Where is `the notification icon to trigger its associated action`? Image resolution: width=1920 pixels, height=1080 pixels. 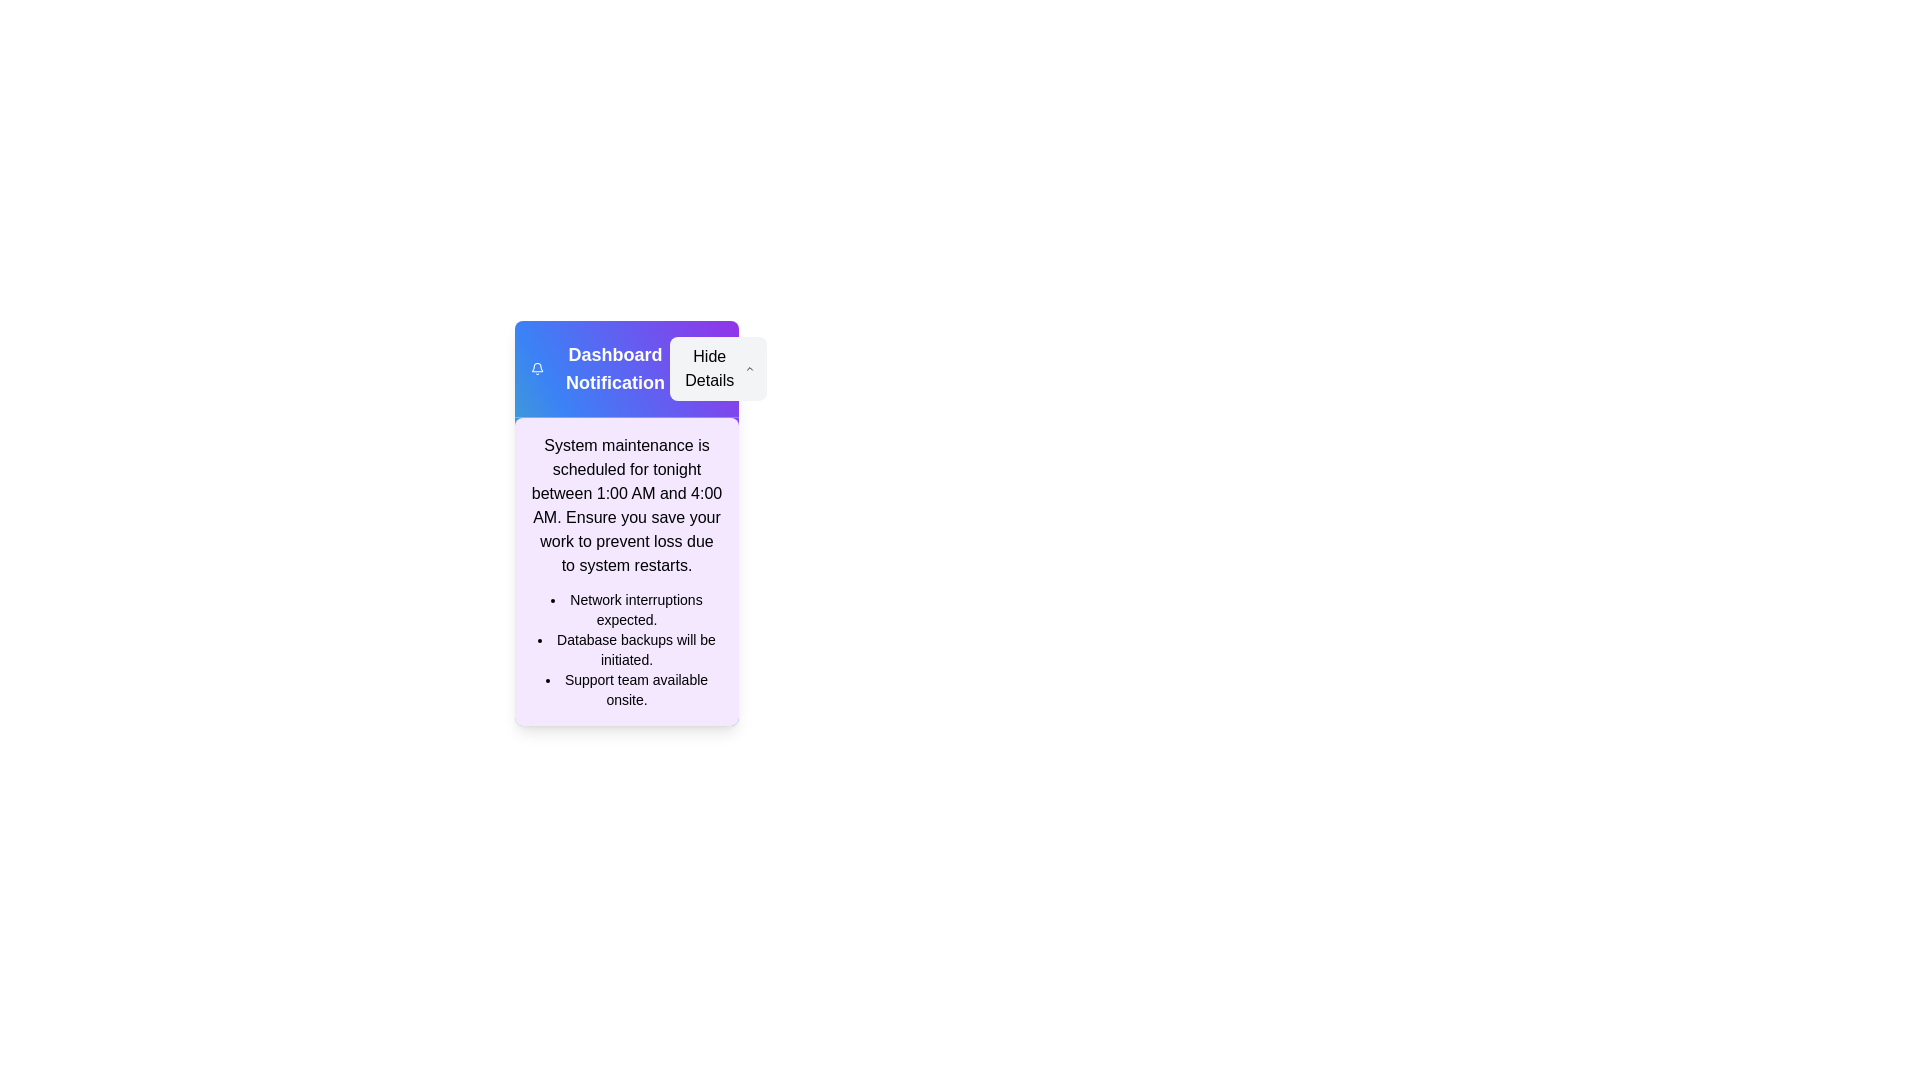 the notification icon to trigger its associated action is located at coordinates (537, 369).